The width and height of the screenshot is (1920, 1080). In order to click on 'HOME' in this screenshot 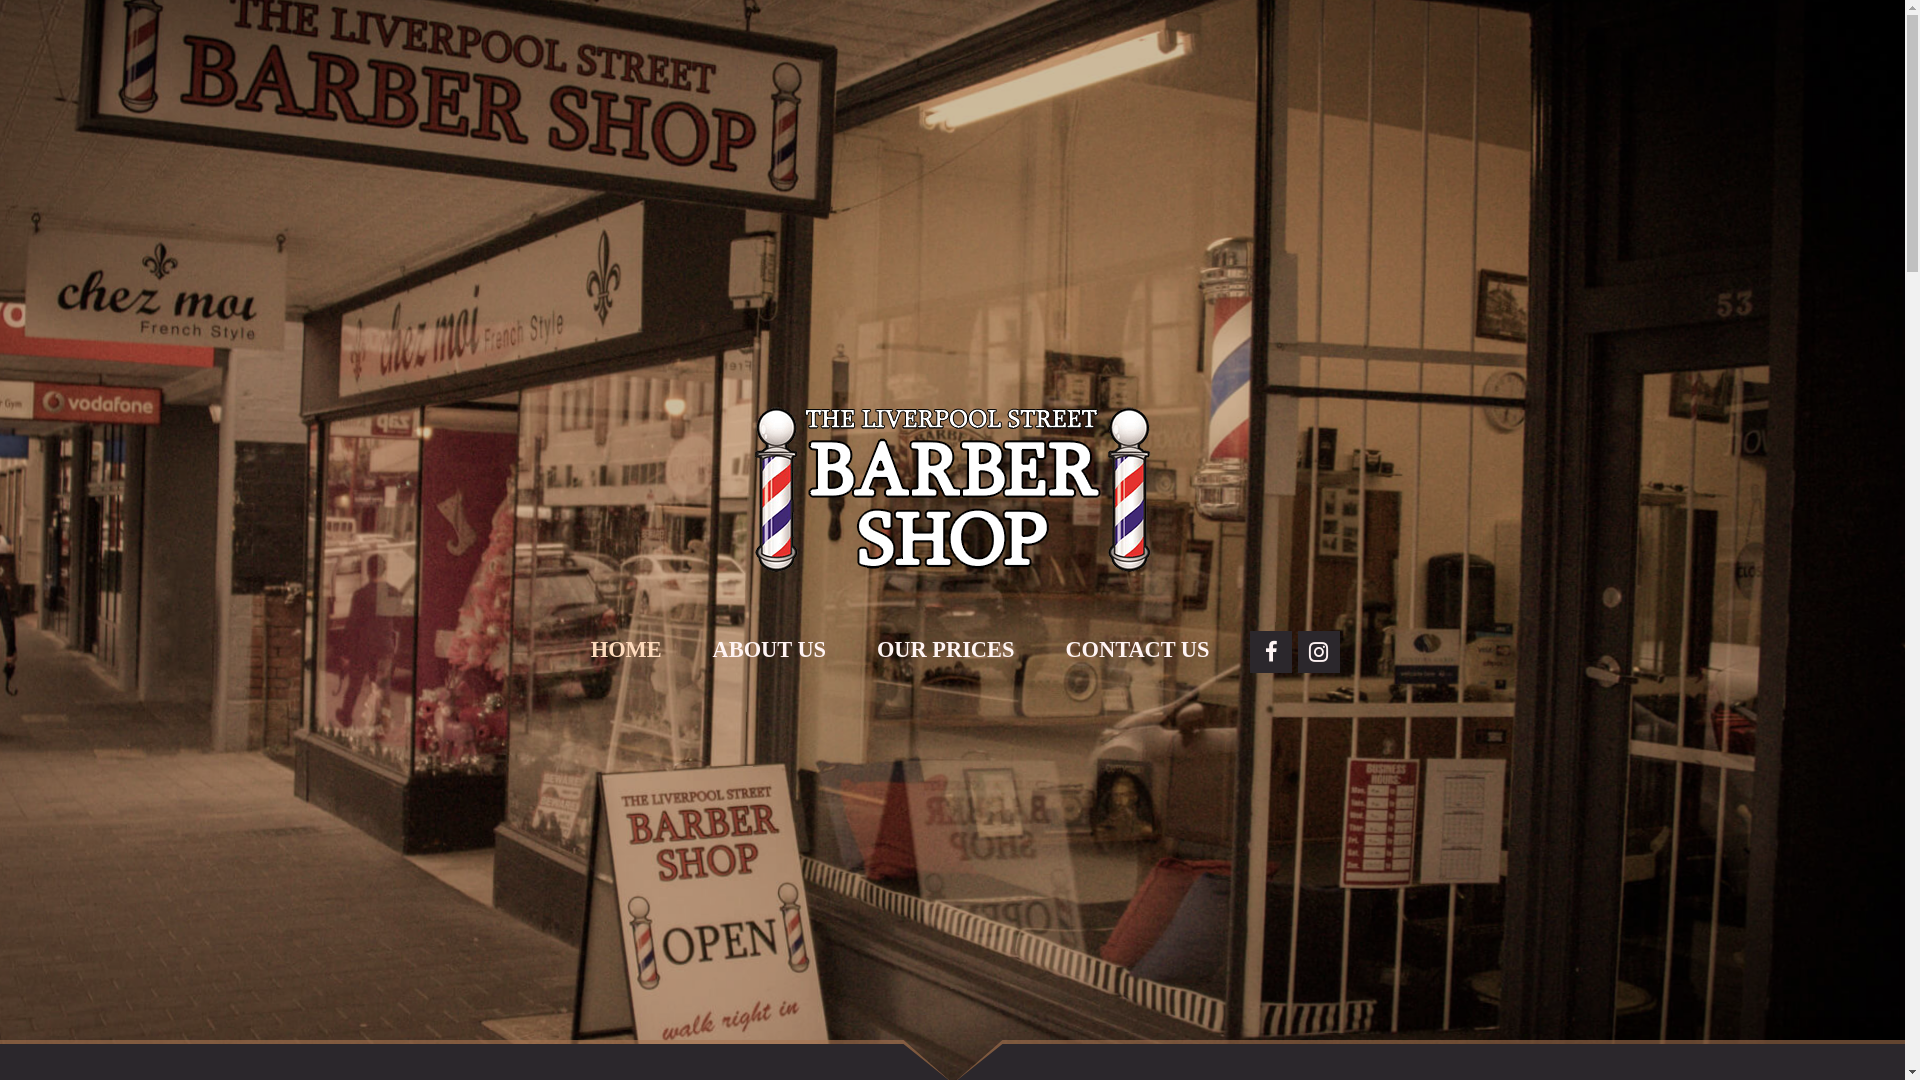, I will do `click(625, 650)`.